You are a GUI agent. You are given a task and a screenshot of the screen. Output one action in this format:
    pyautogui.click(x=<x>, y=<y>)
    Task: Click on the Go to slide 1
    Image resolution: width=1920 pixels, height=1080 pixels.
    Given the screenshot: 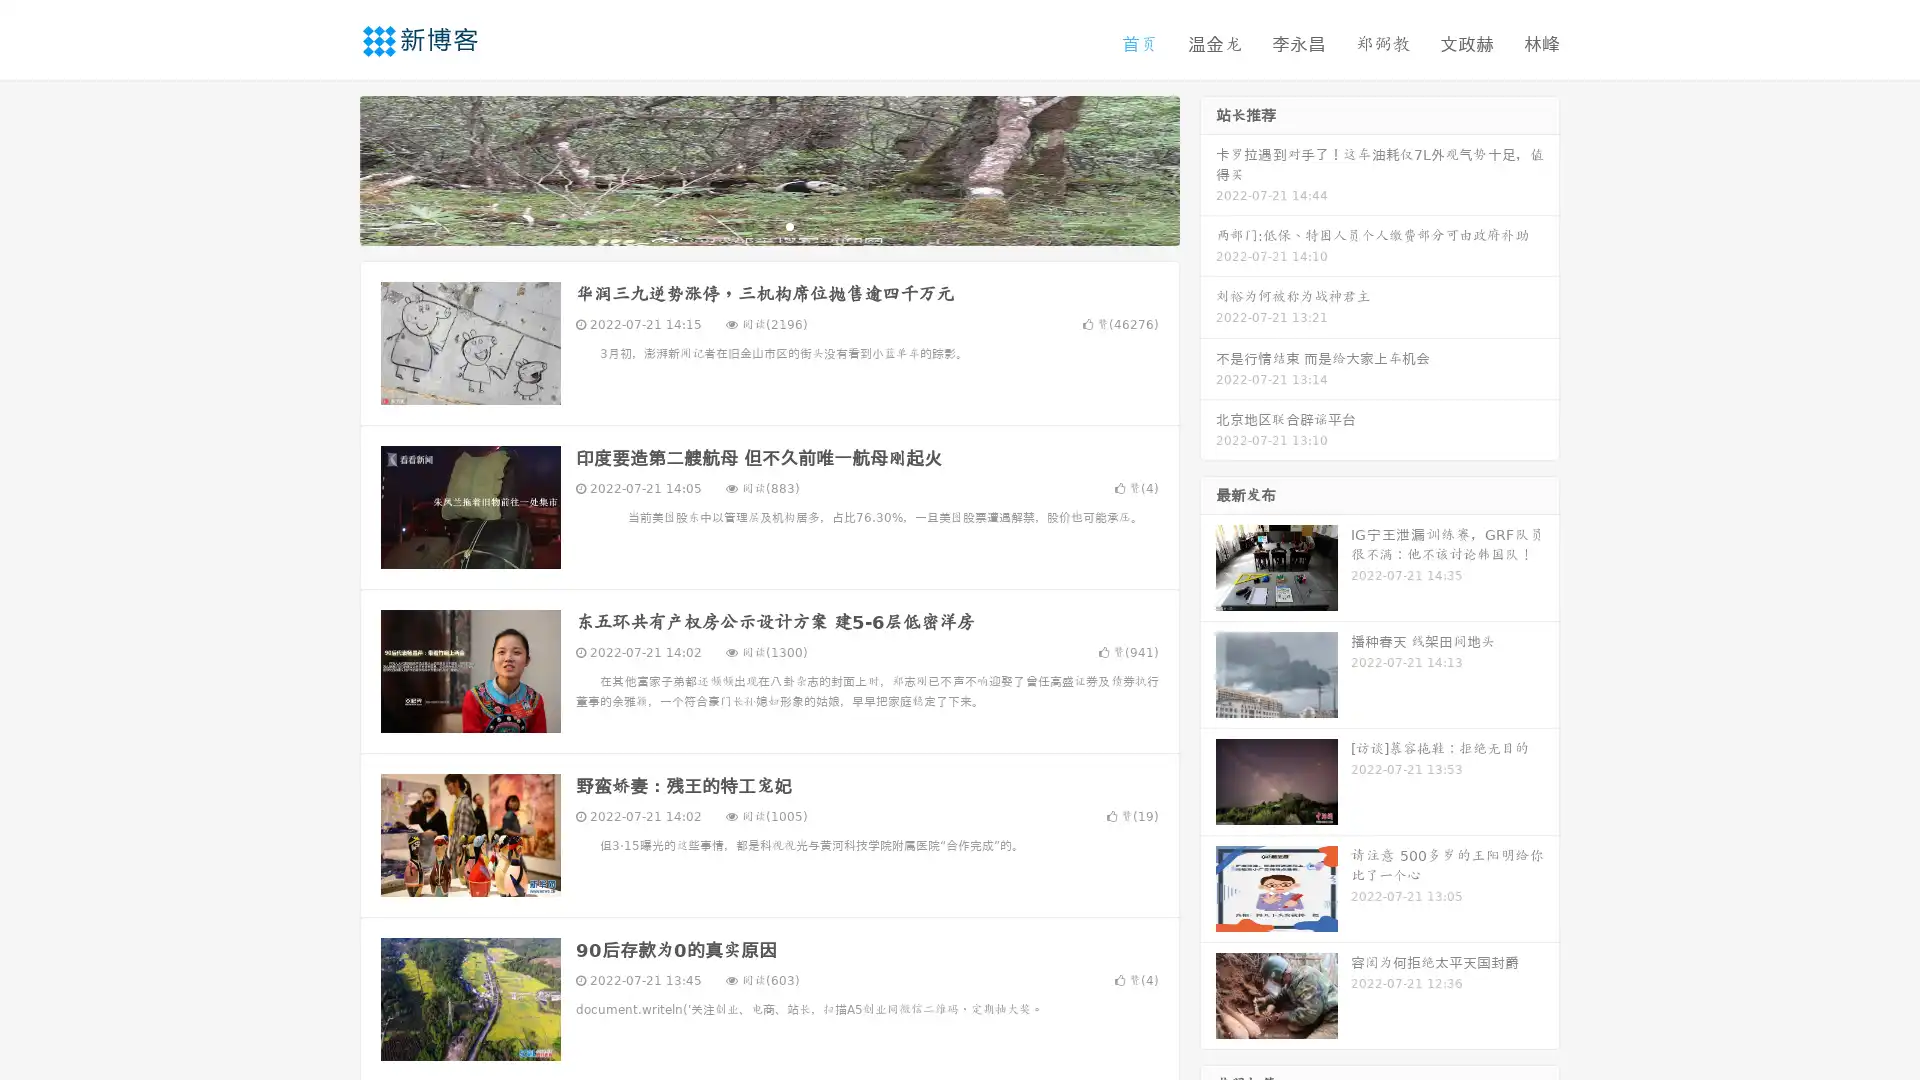 What is the action you would take?
    pyautogui.click(x=748, y=225)
    